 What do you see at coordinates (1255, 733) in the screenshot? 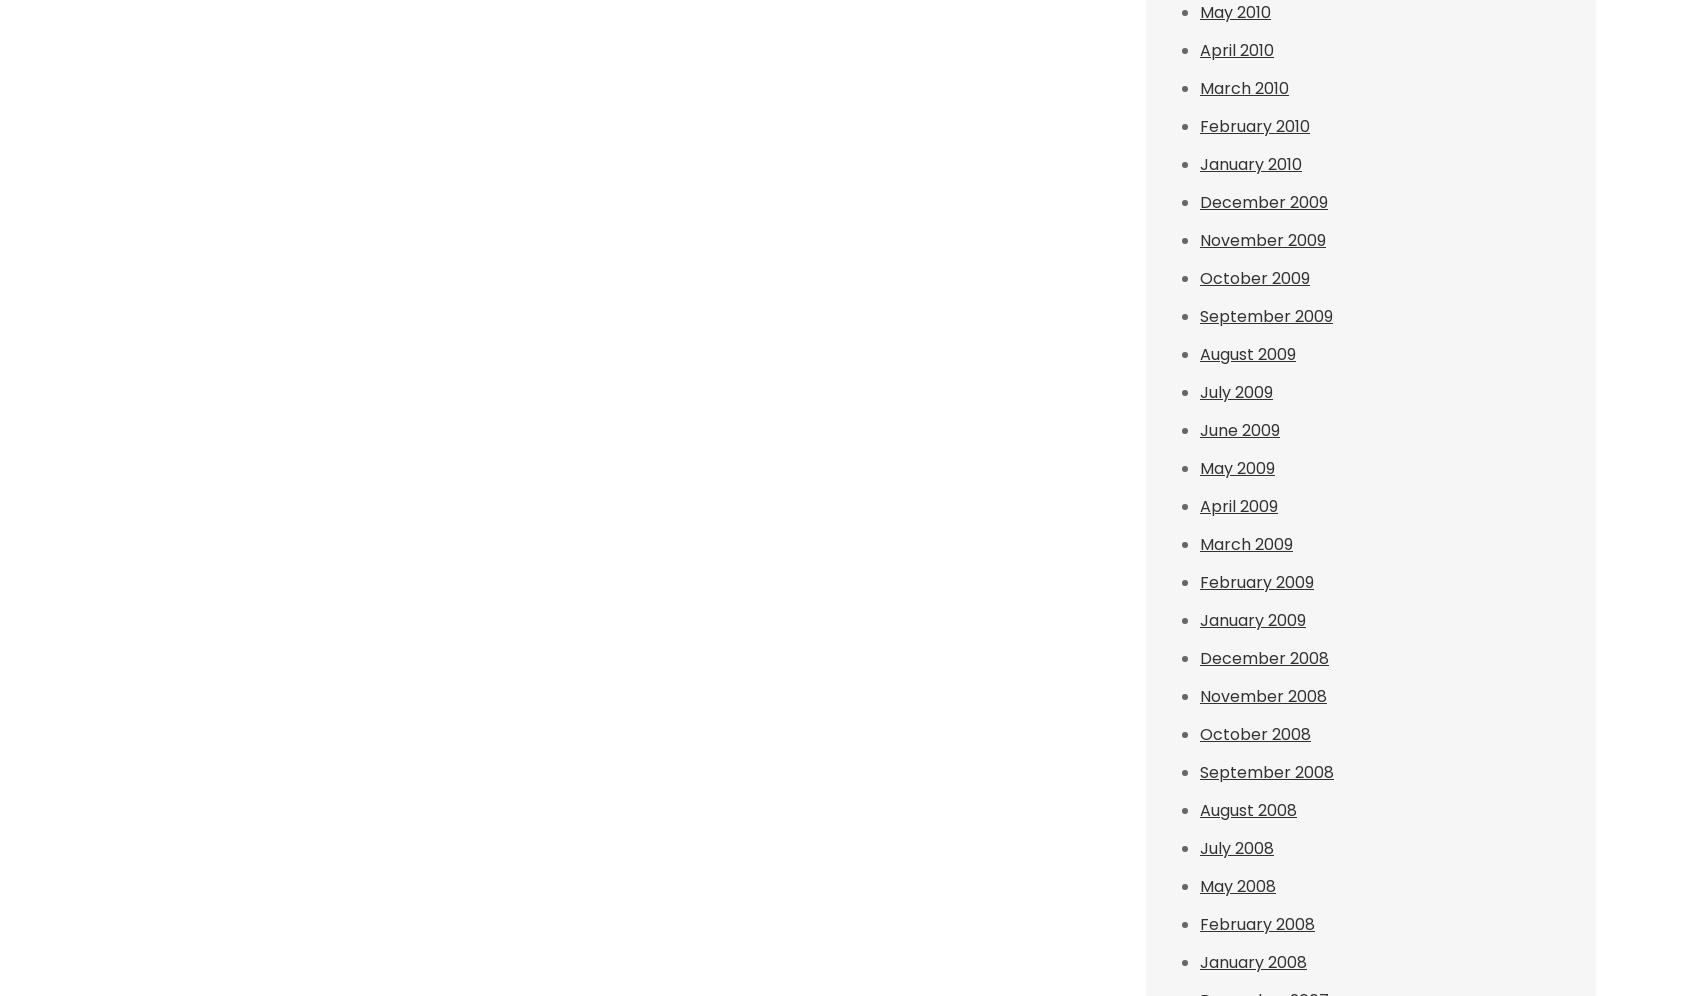
I see `'October 2008'` at bounding box center [1255, 733].